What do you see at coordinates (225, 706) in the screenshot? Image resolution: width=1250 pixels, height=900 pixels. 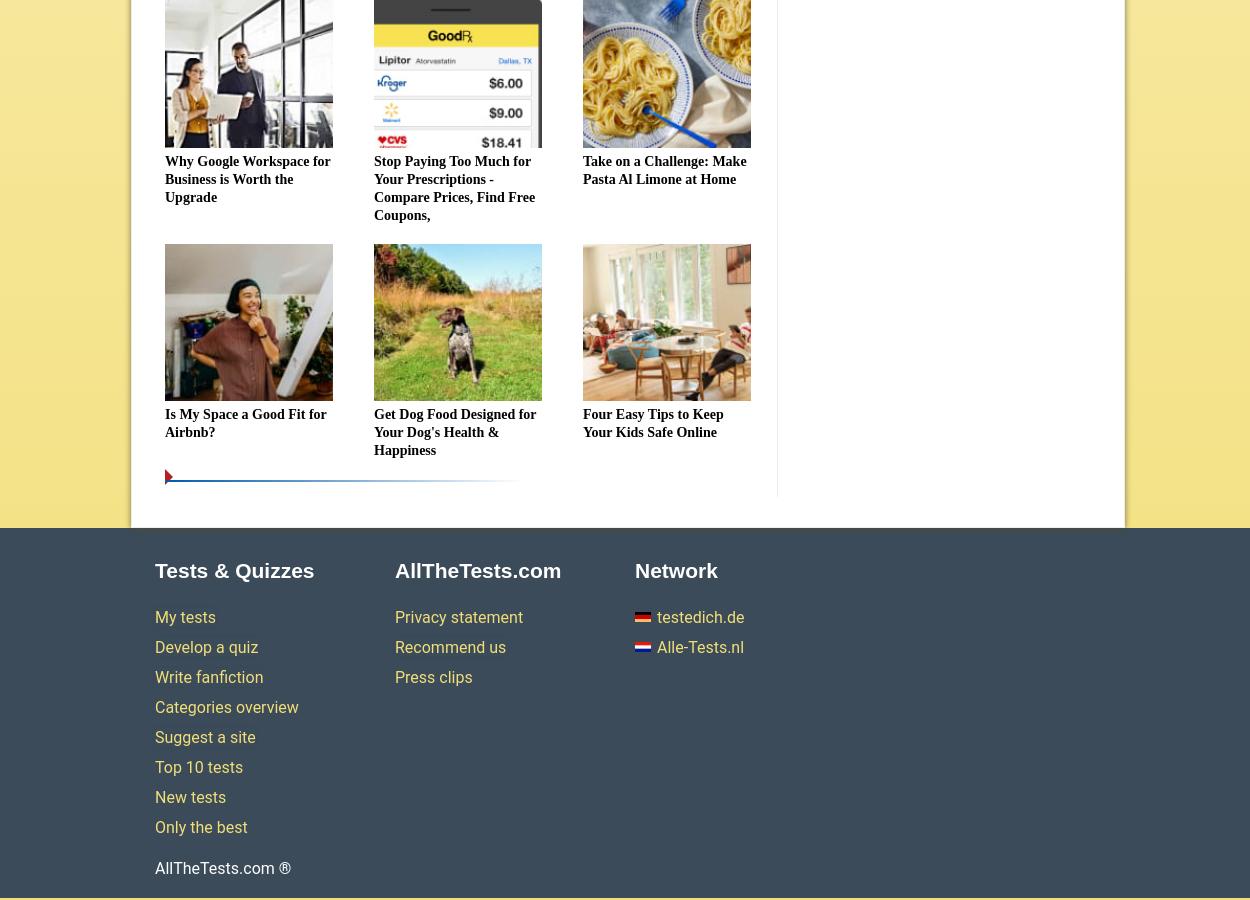 I see `'Categories overview'` at bounding box center [225, 706].